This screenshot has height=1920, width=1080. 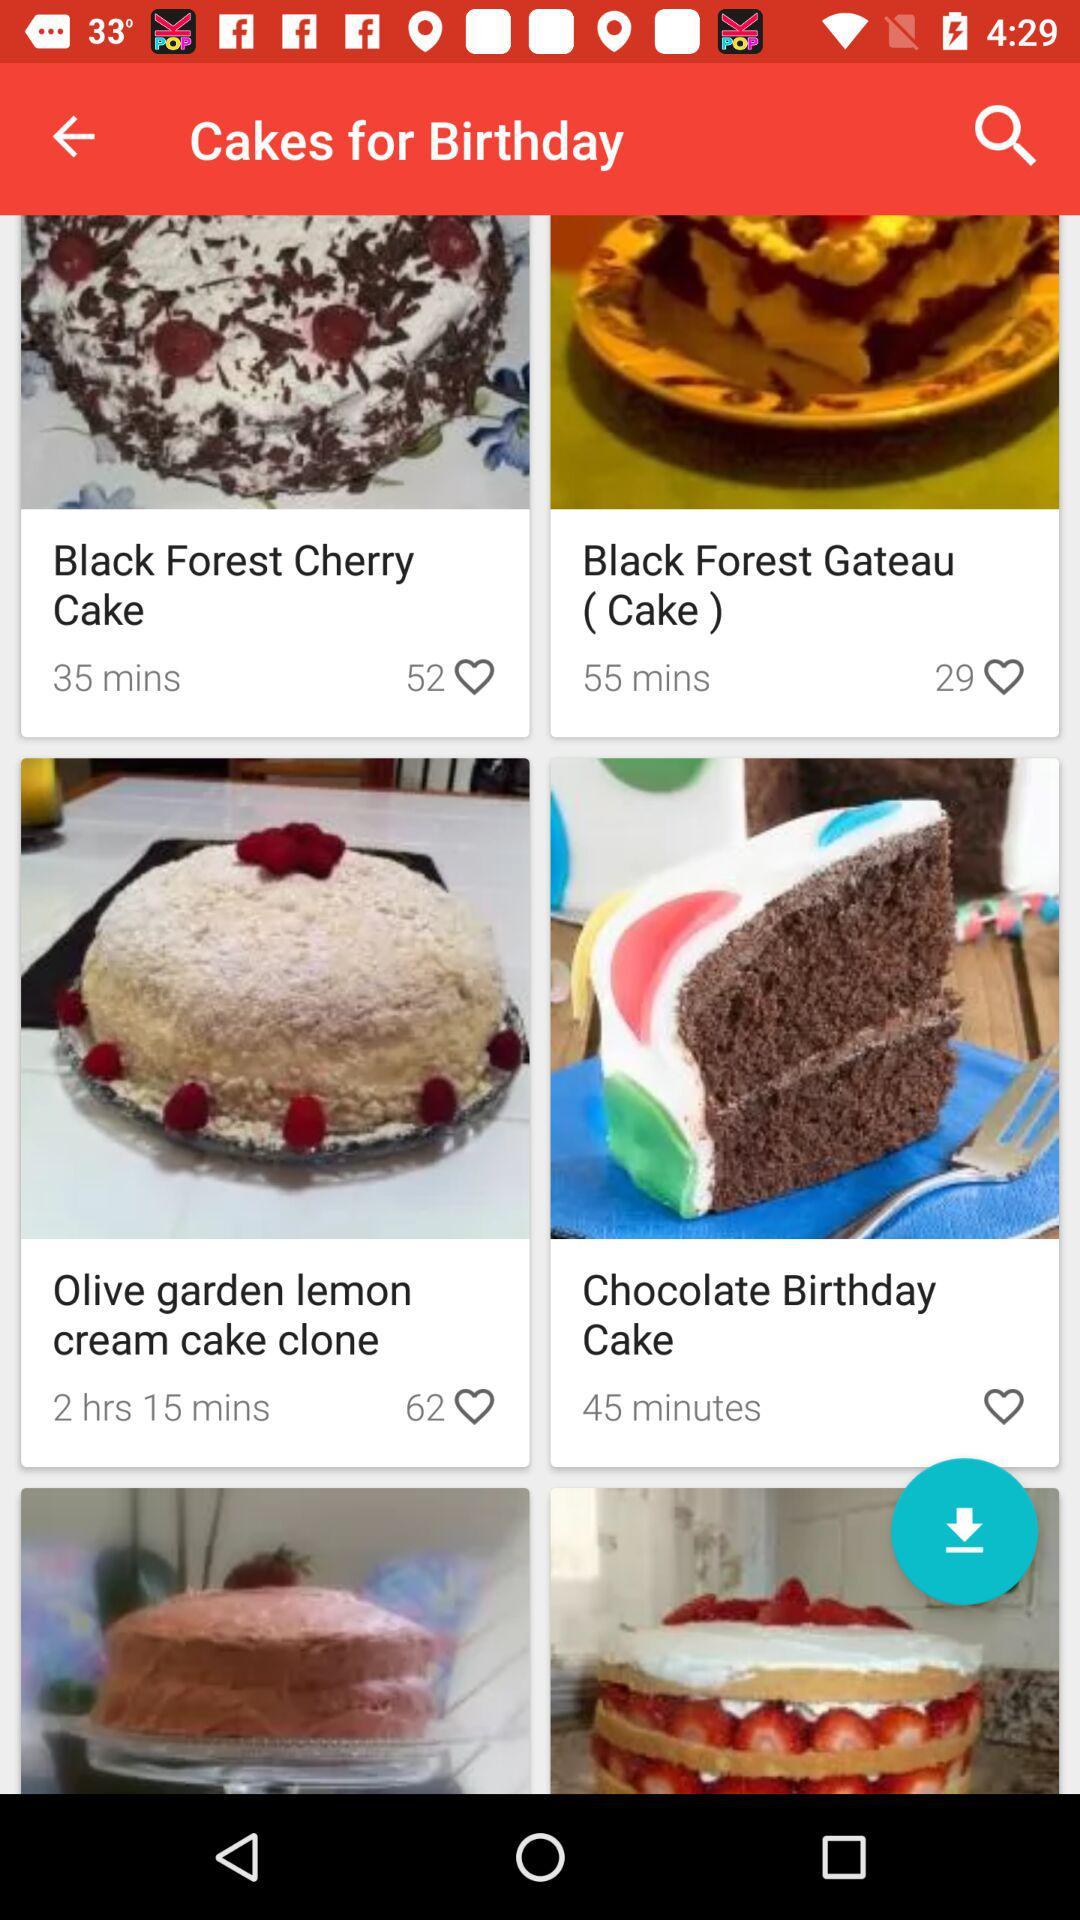 I want to click on the image which is above chocolate birthday cake, so click(x=804, y=998).